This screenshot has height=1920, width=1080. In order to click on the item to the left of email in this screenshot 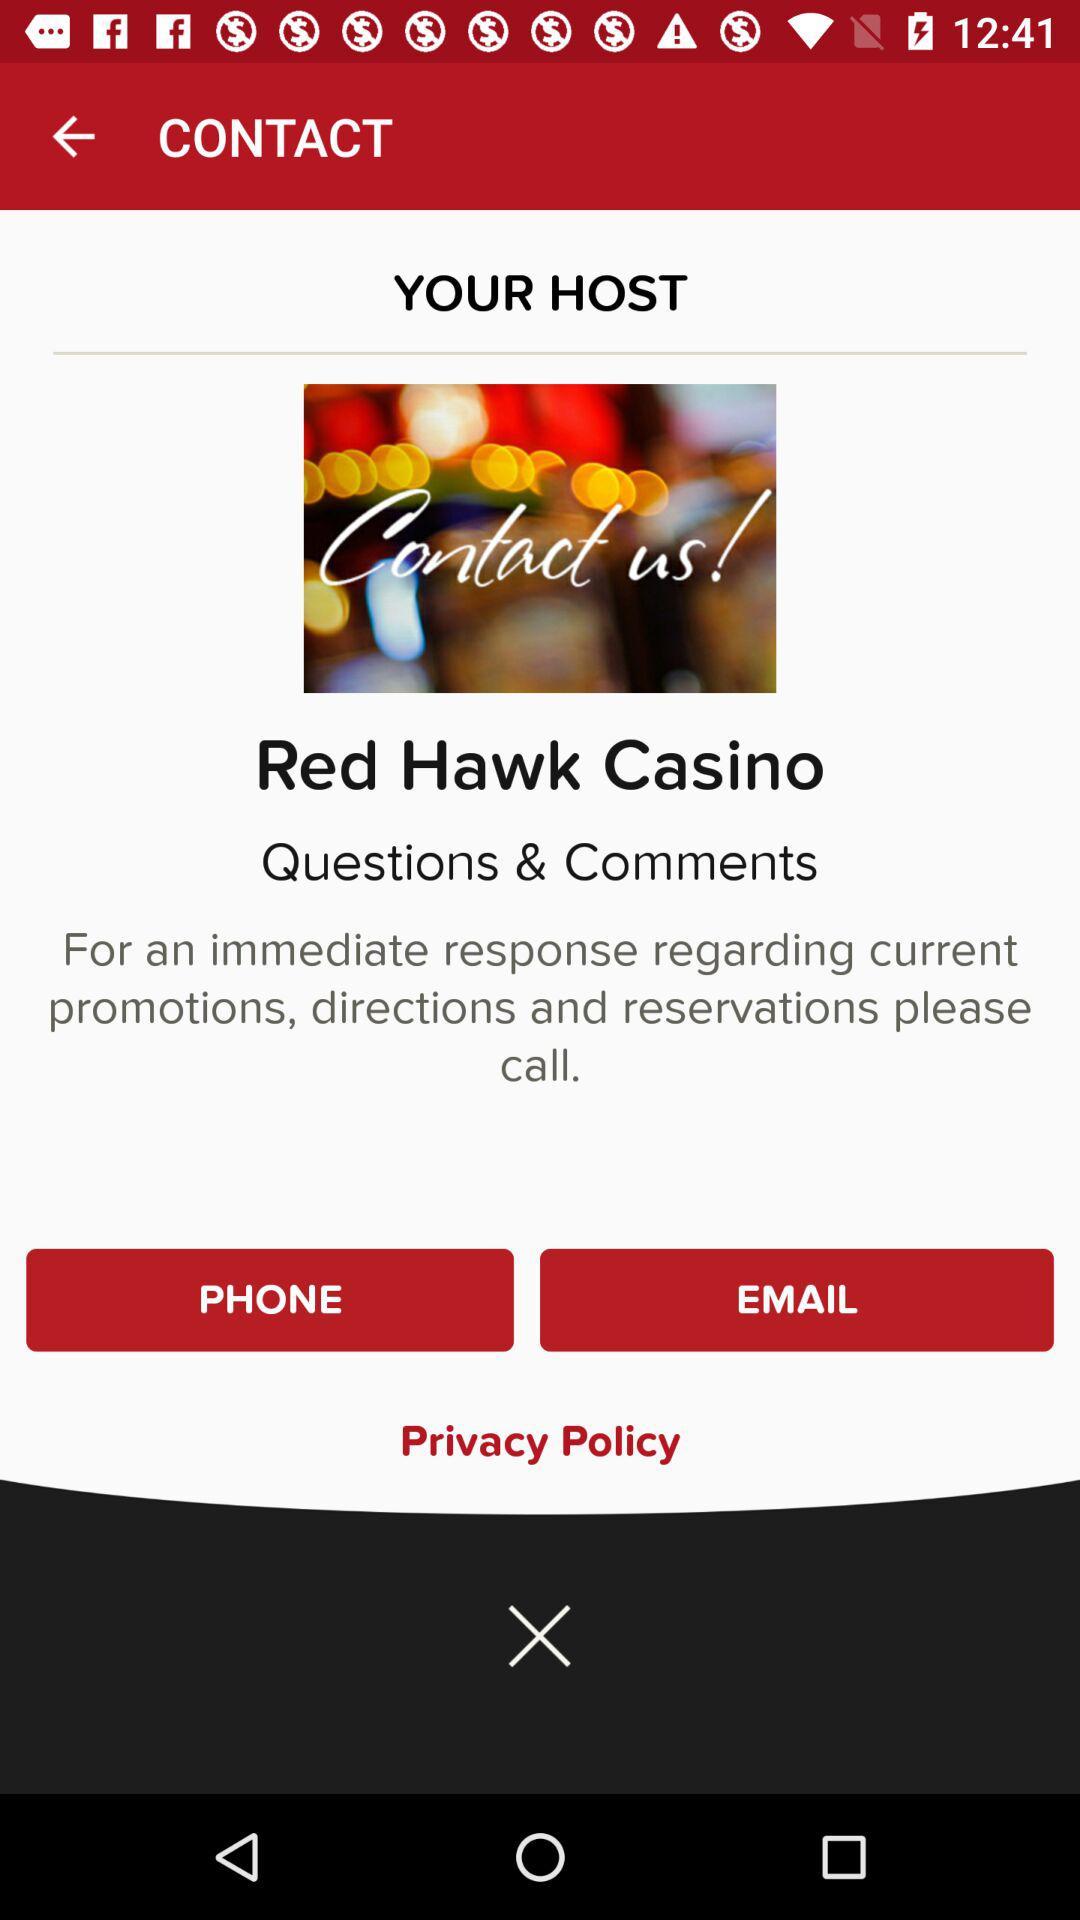, I will do `click(270, 1300)`.